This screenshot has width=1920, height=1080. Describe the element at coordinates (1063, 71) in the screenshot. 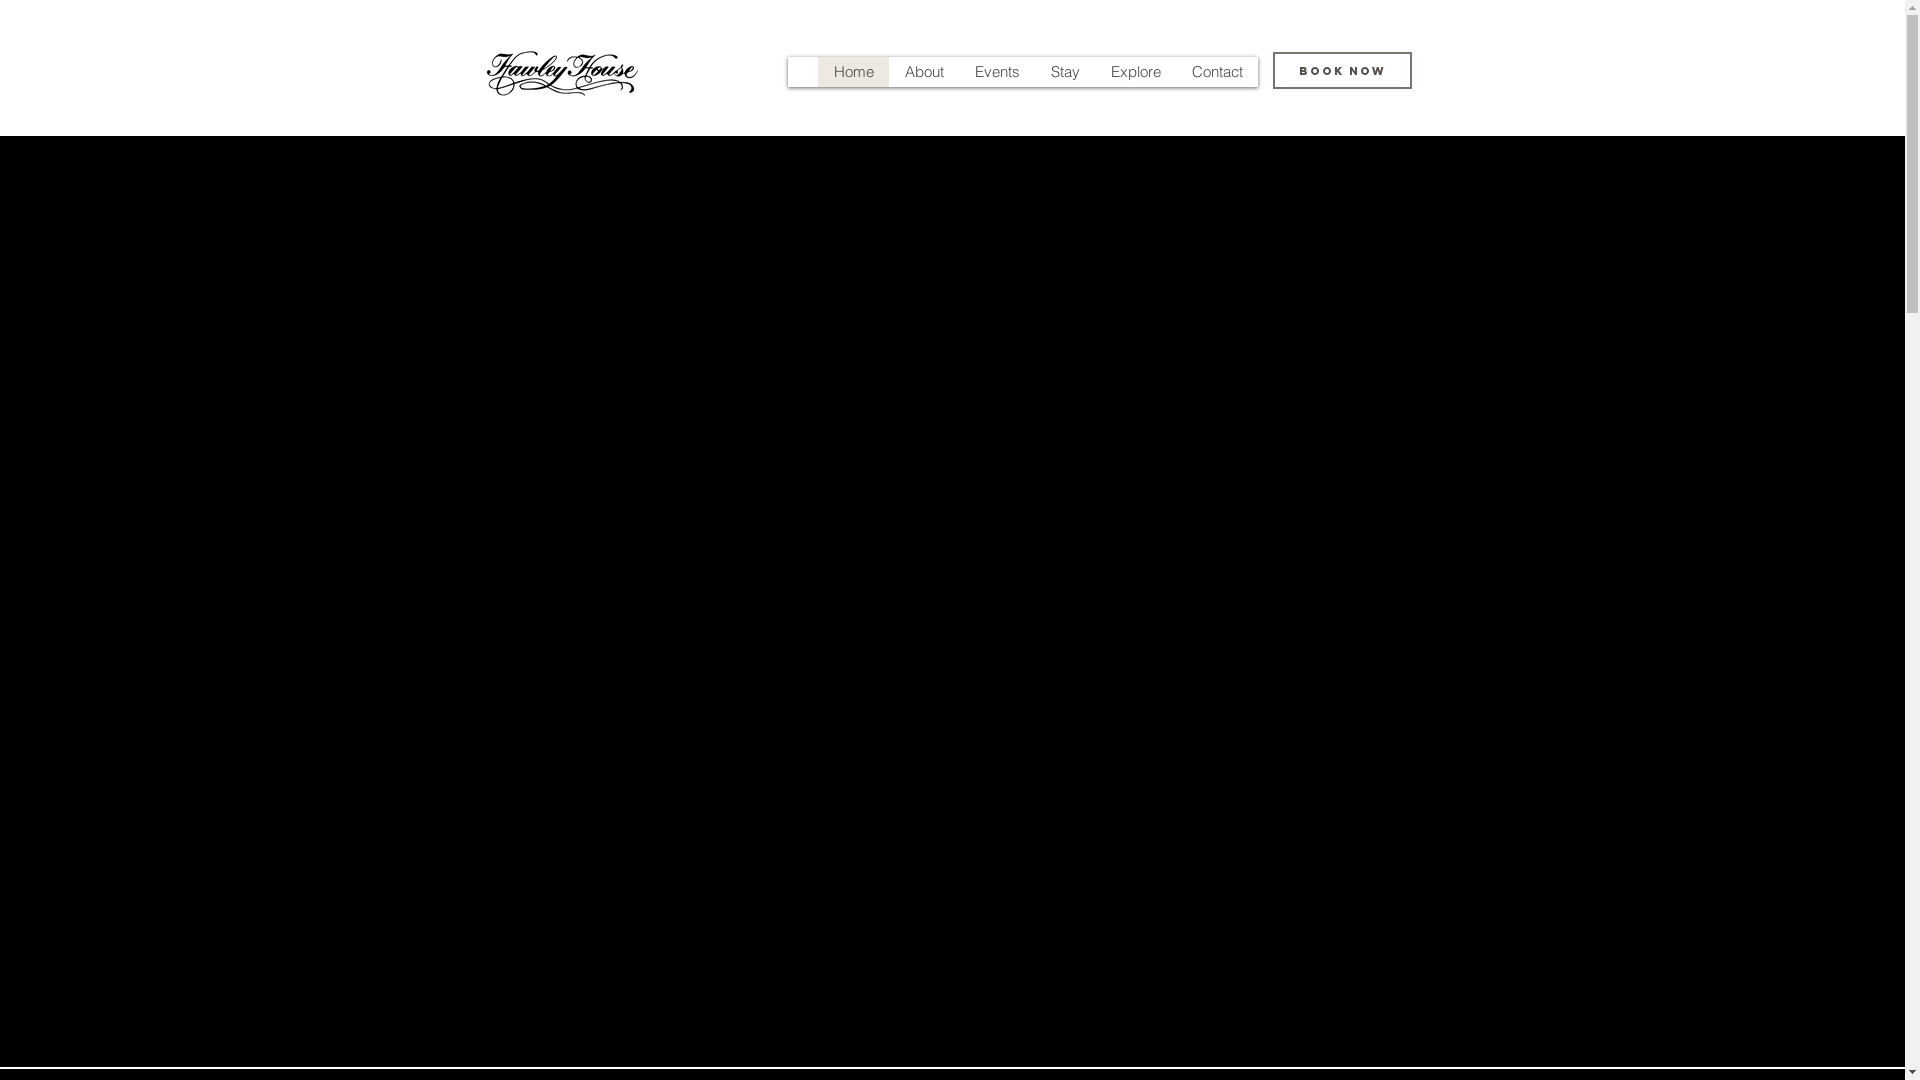

I see `'Stay'` at that location.